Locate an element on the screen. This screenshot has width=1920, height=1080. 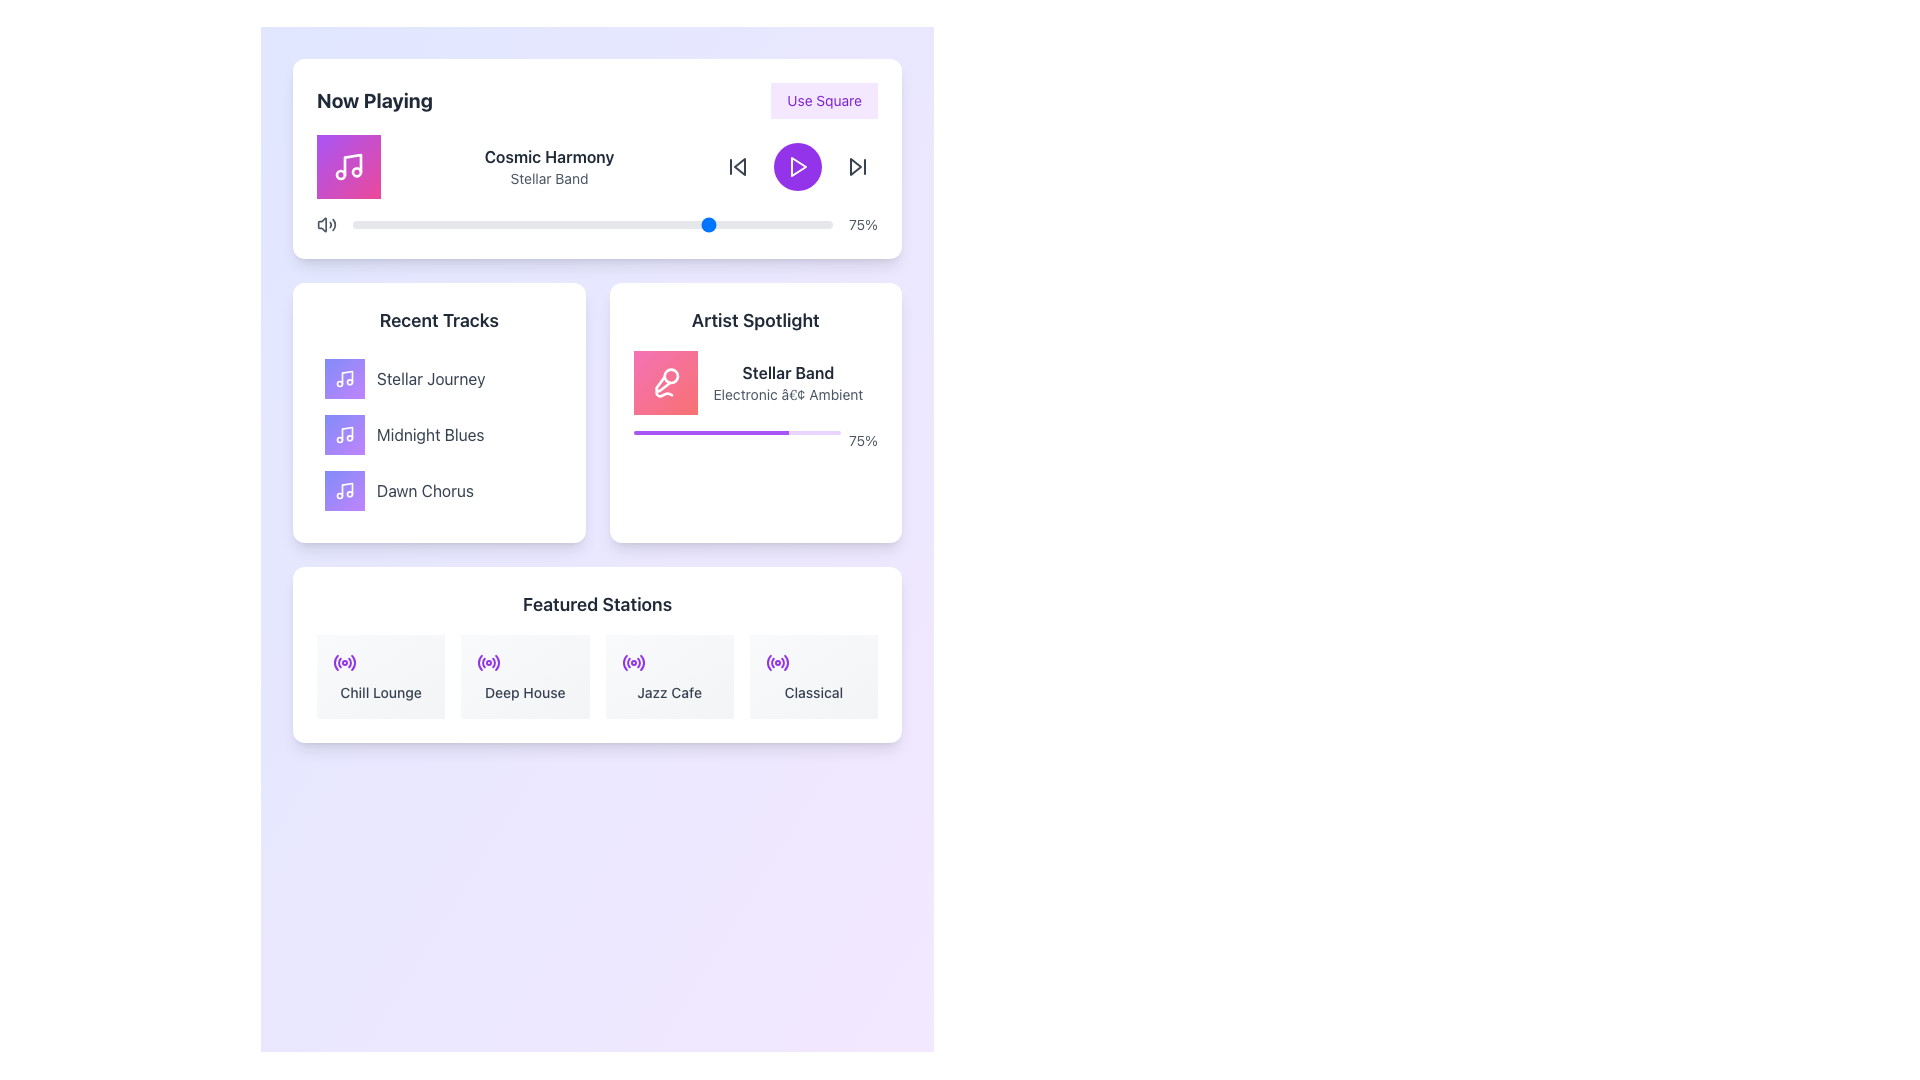
the first item in the 'Recent Tracks' list, which represents a track and may play it or display more information is located at coordinates (438, 378).